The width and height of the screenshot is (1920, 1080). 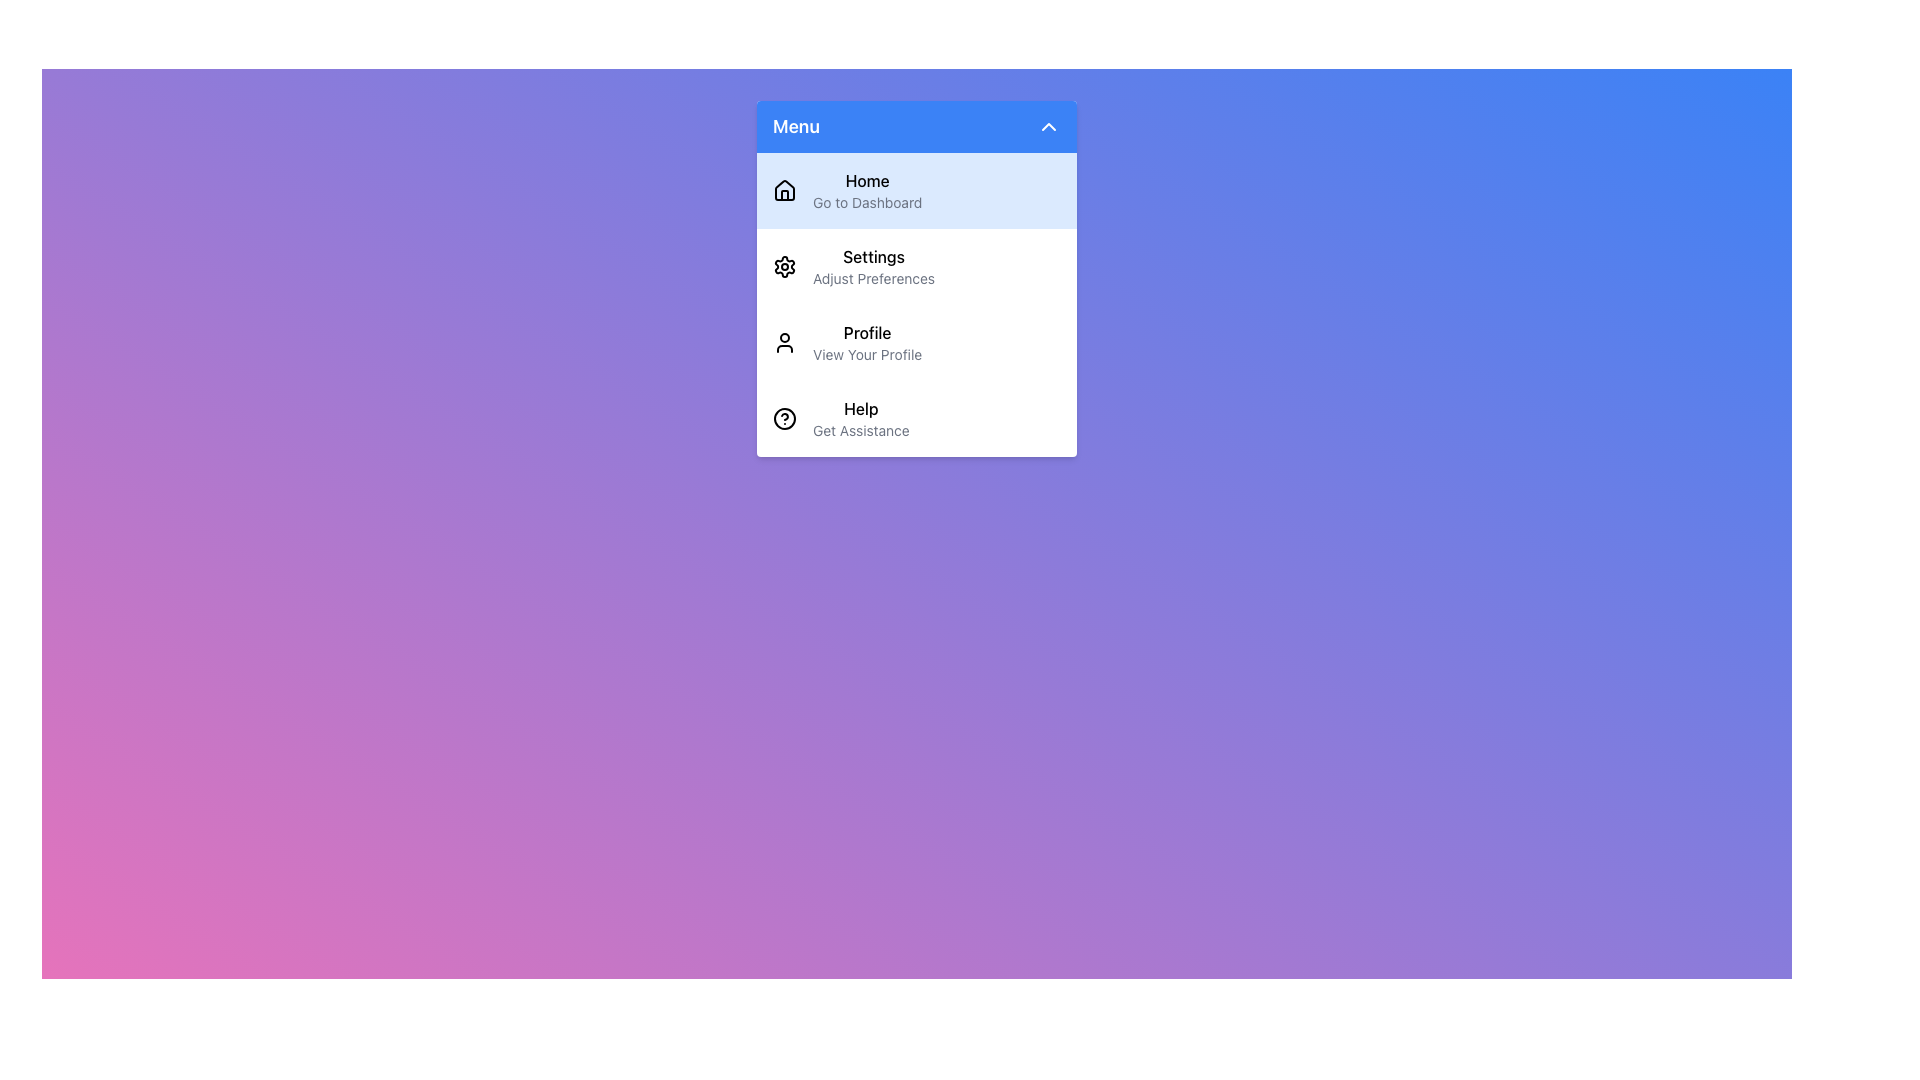 I want to click on the user profile icon, which is the first graphical icon in the menu item located to the left of the text 'Profile' in the third option of the vertical menu, so click(x=784, y=342).